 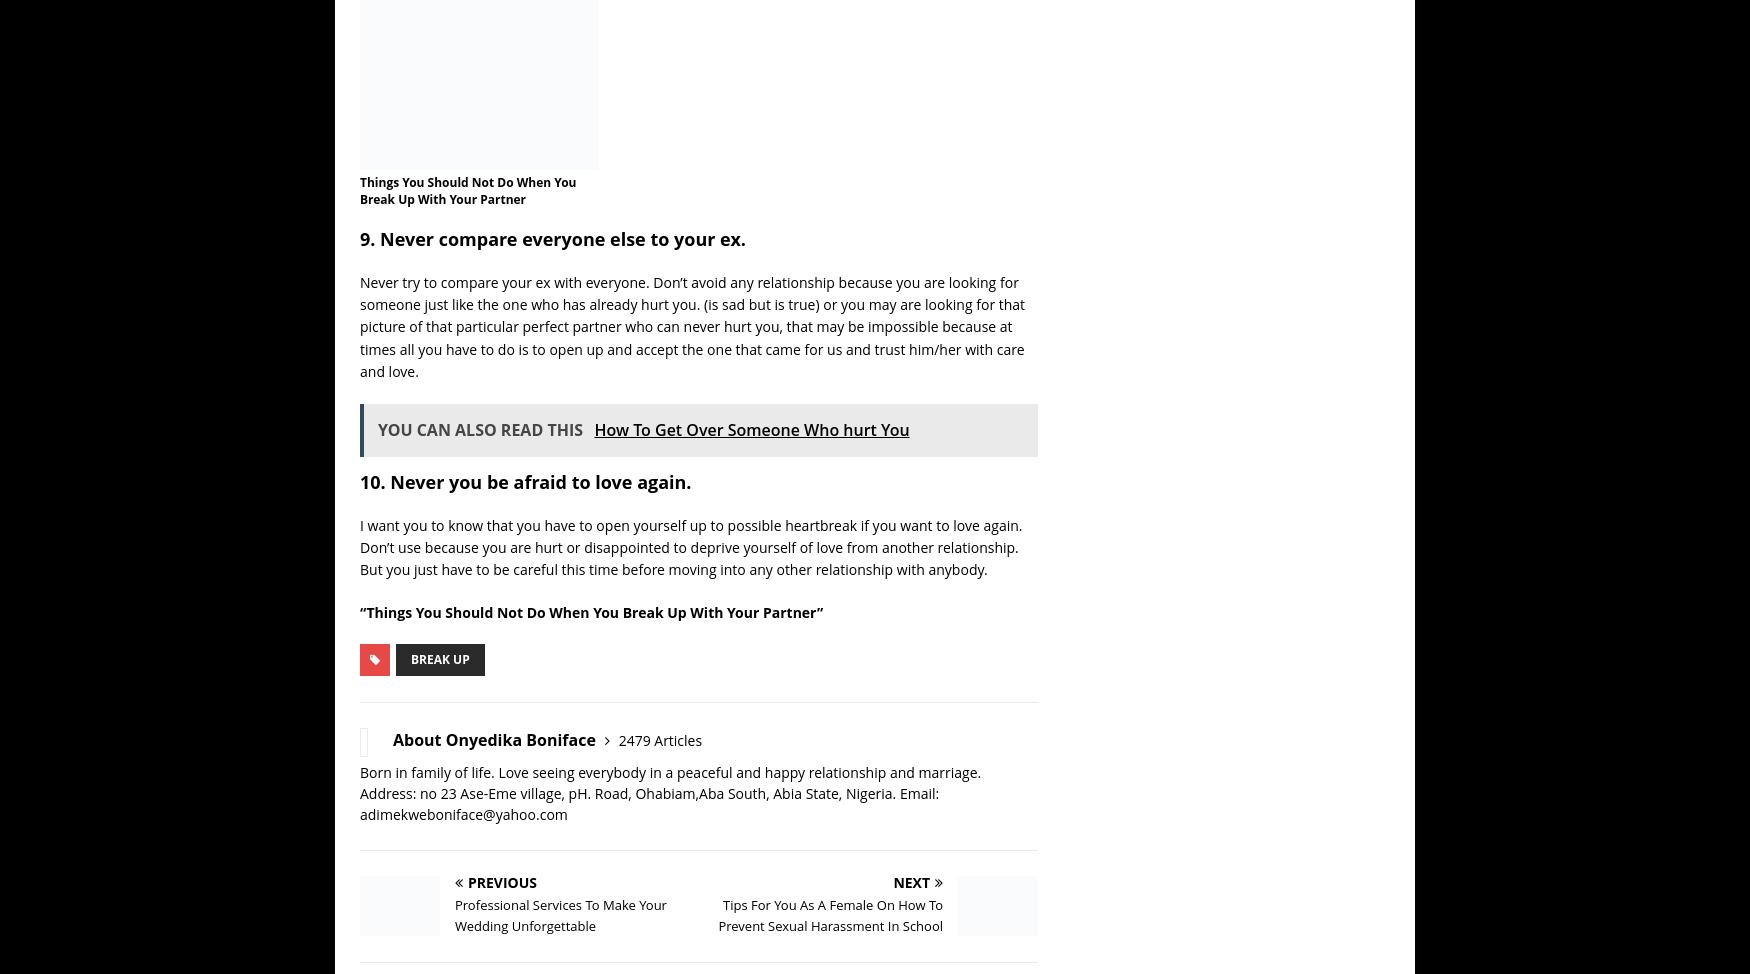 What do you see at coordinates (708, 739) in the screenshot?
I see `'2479 Articles'` at bounding box center [708, 739].